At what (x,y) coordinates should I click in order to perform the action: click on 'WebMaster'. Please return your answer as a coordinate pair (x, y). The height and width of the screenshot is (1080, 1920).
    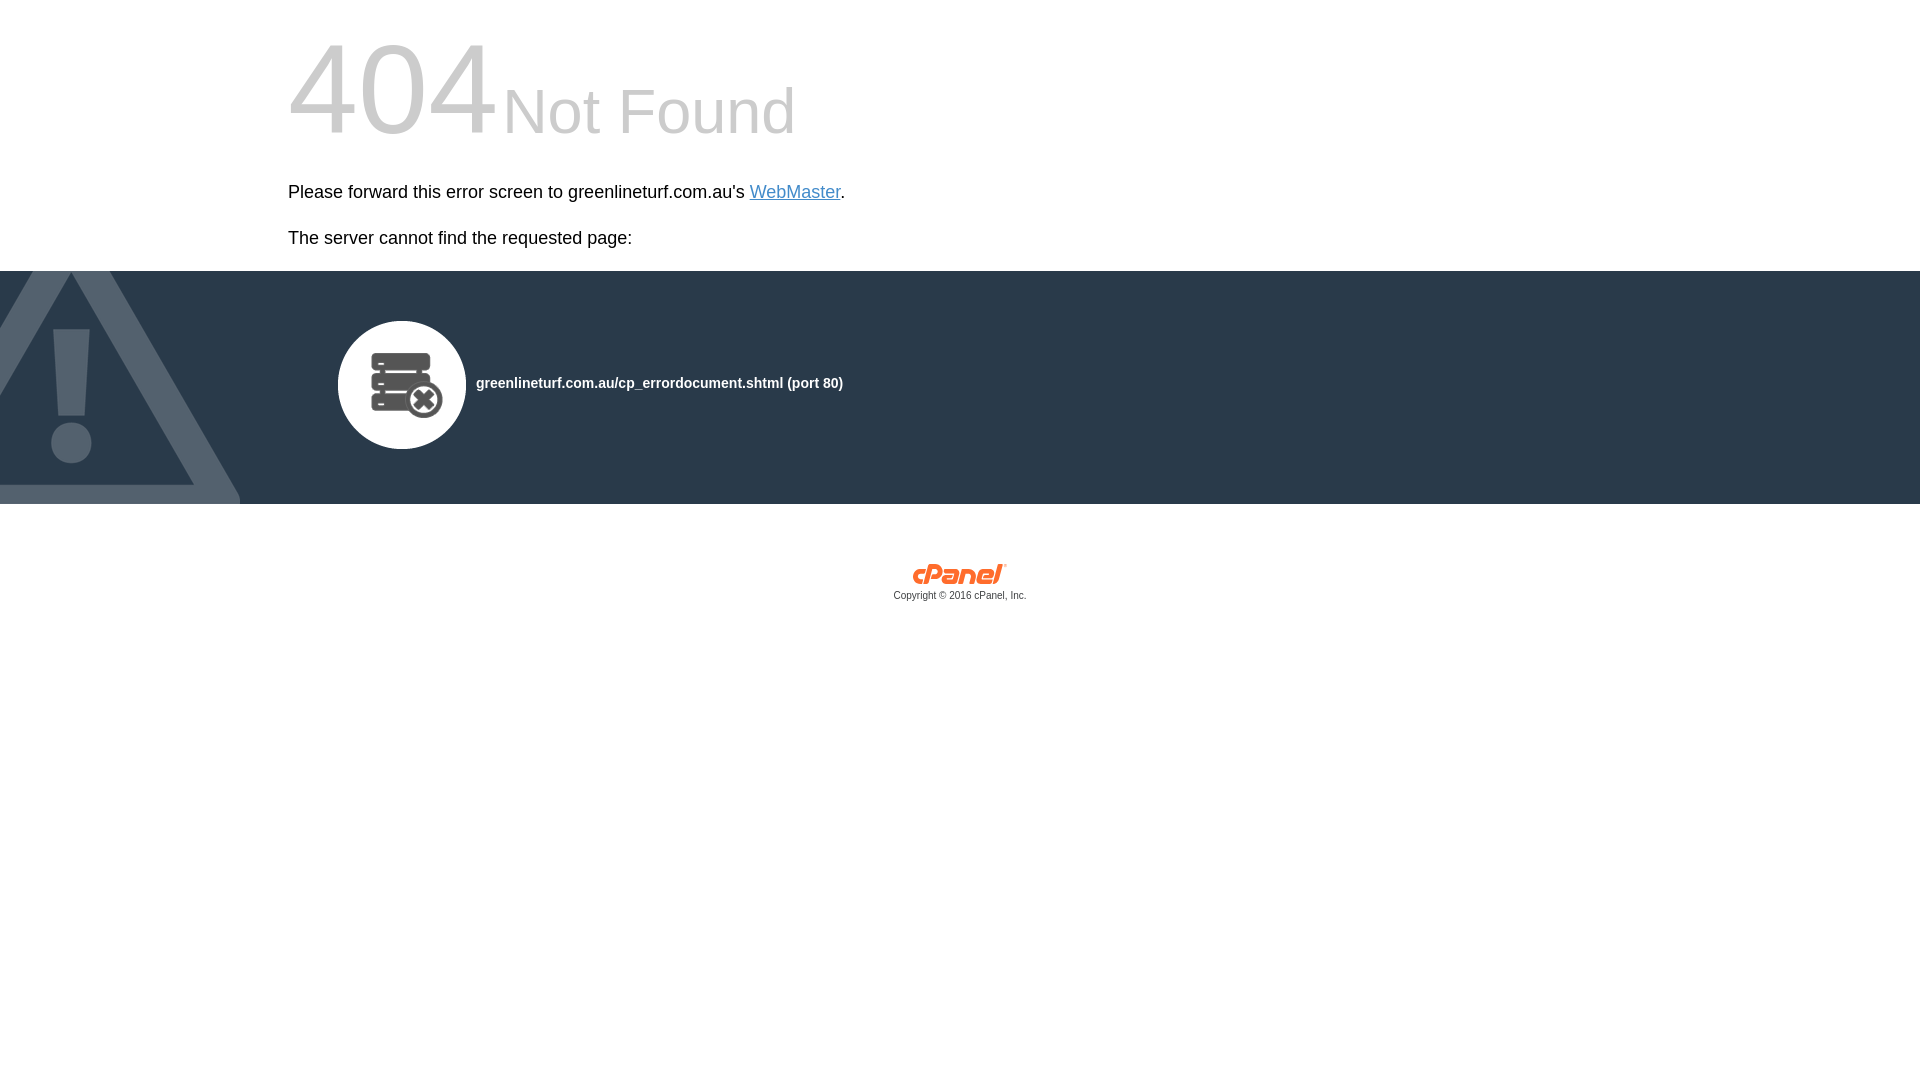
    Looking at the image, I should click on (794, 192).